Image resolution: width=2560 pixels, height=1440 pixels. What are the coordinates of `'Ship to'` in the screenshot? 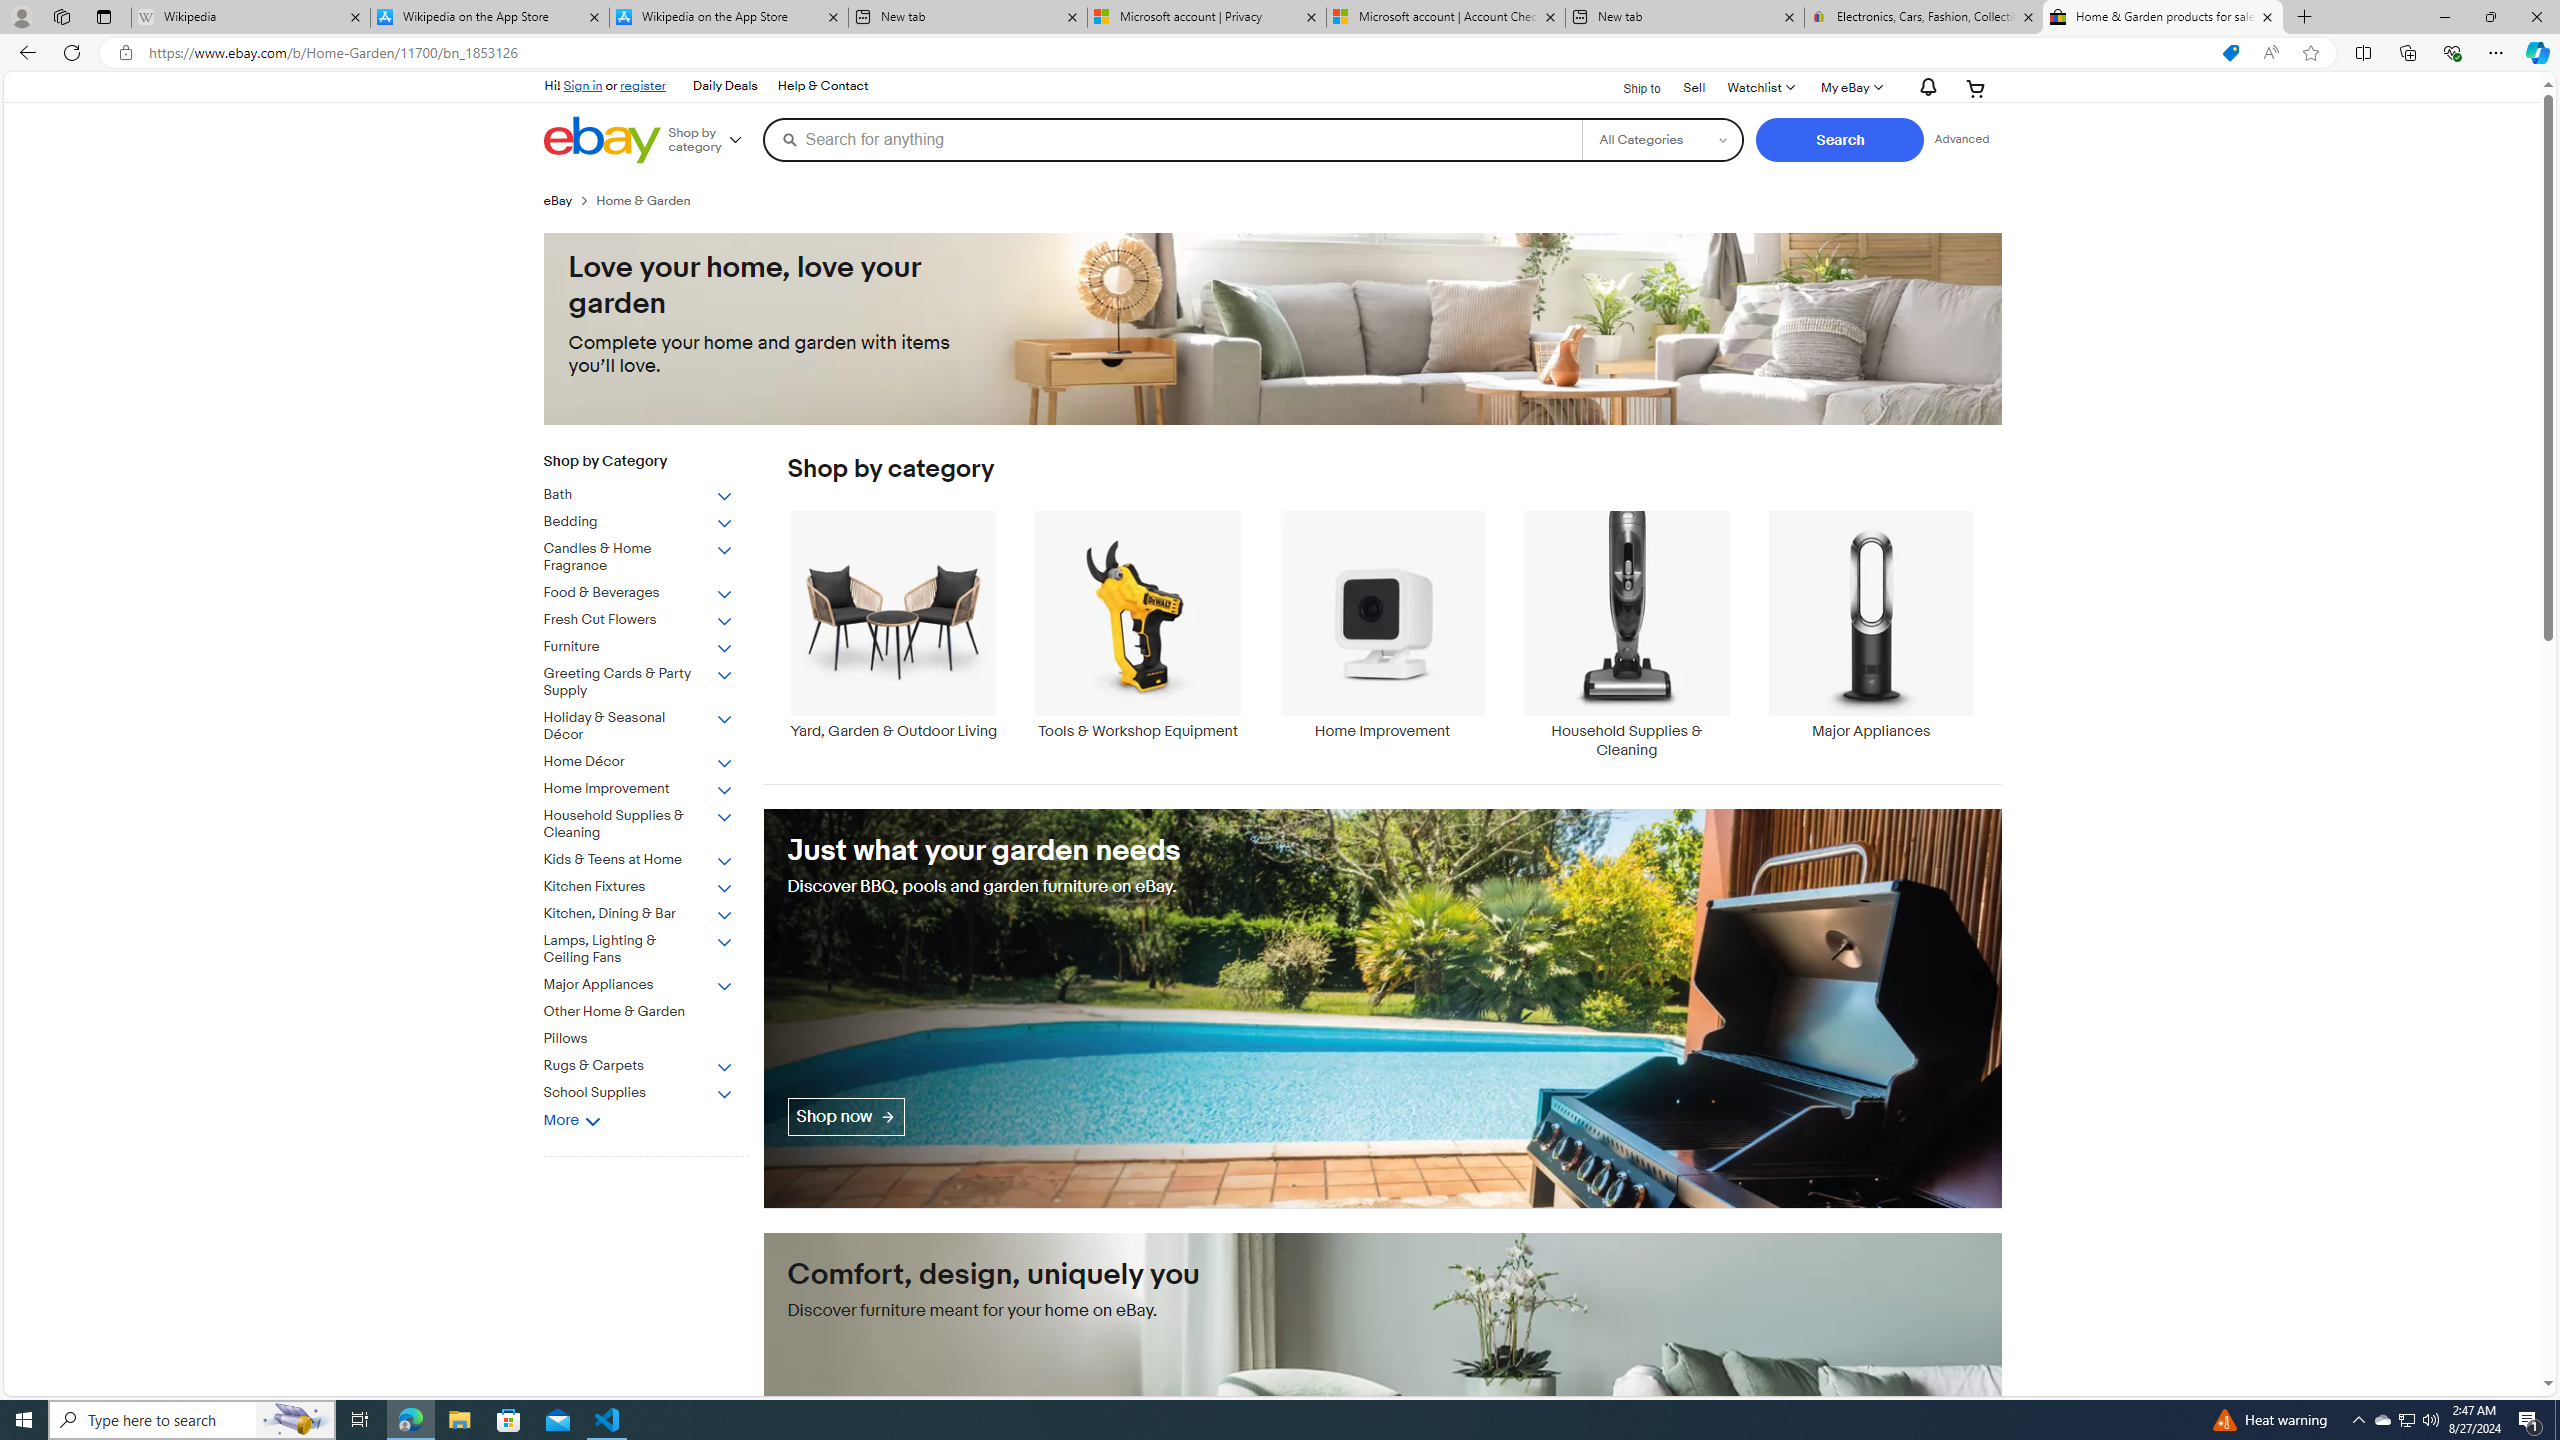 It's located at (1628, 87).